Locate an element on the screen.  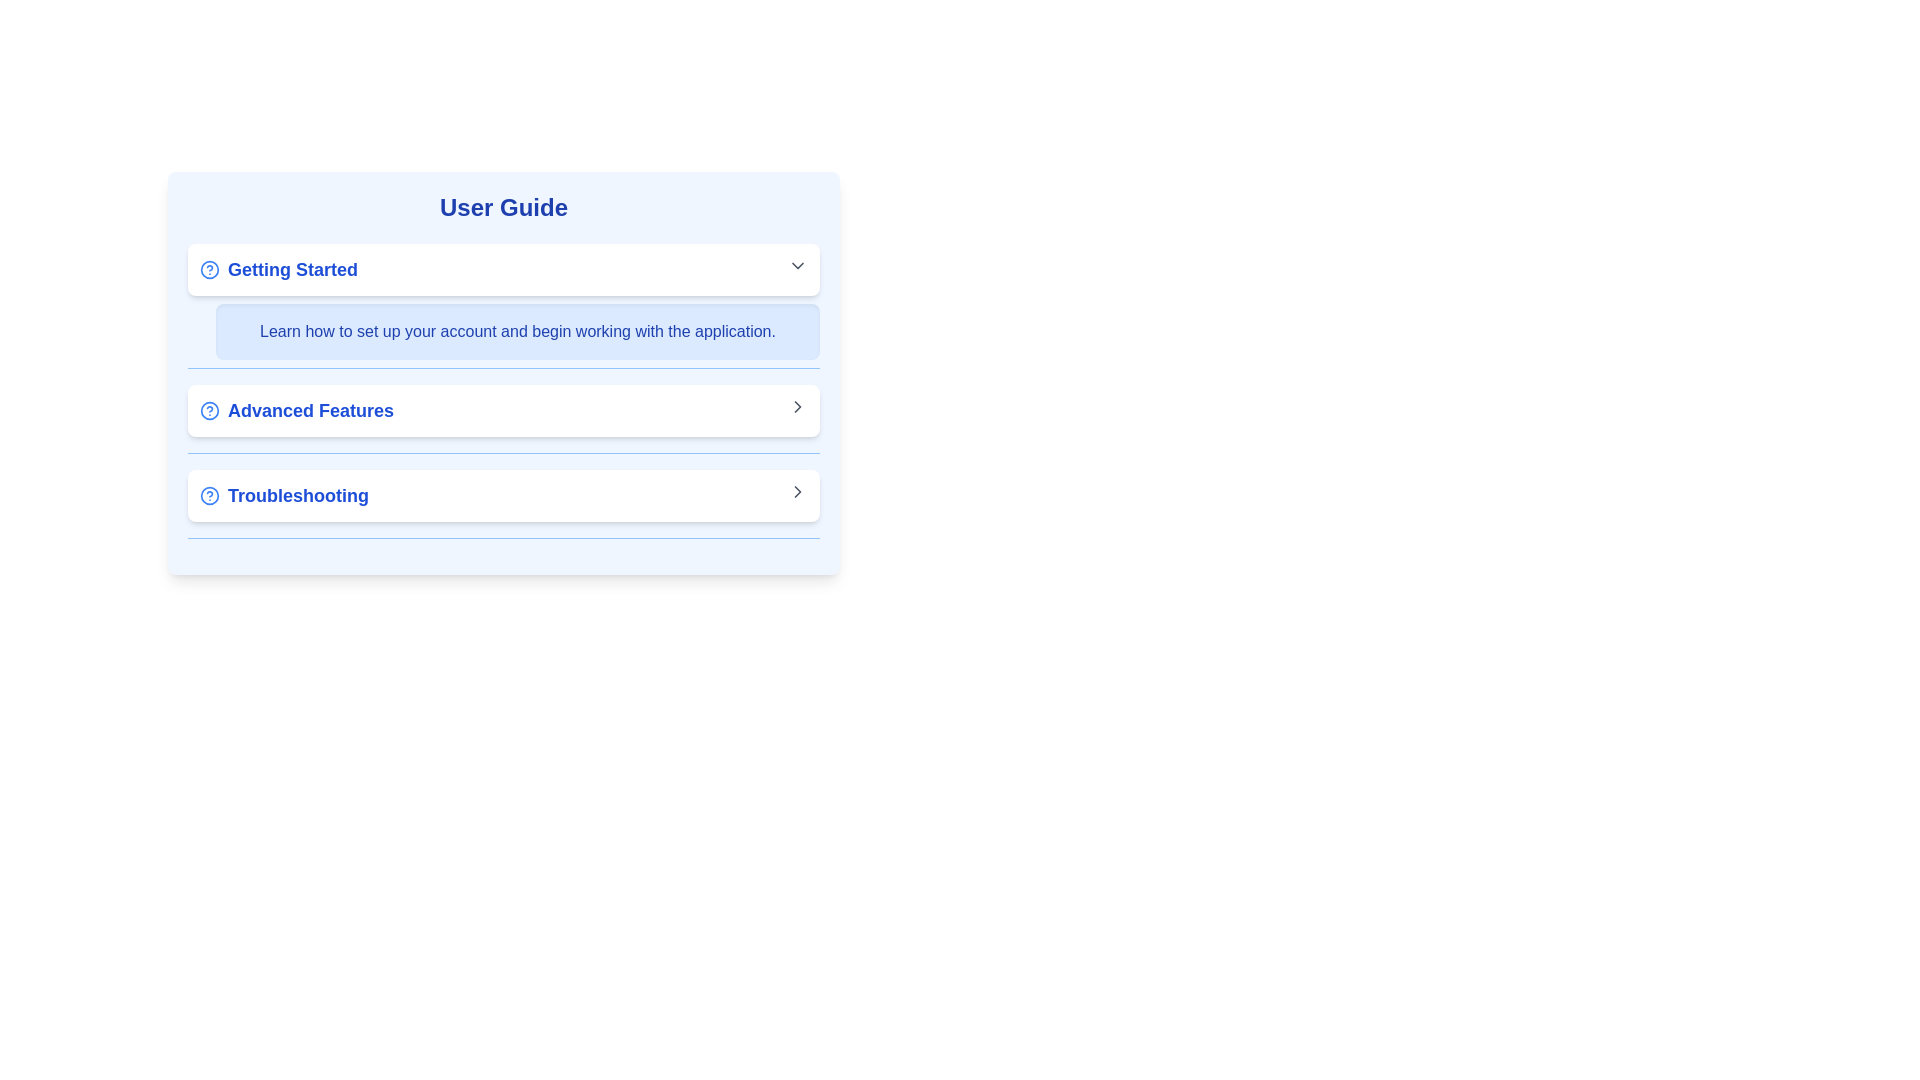
the third navigational button that leads to troubleshooting guides is located at coordinates (504, 503).